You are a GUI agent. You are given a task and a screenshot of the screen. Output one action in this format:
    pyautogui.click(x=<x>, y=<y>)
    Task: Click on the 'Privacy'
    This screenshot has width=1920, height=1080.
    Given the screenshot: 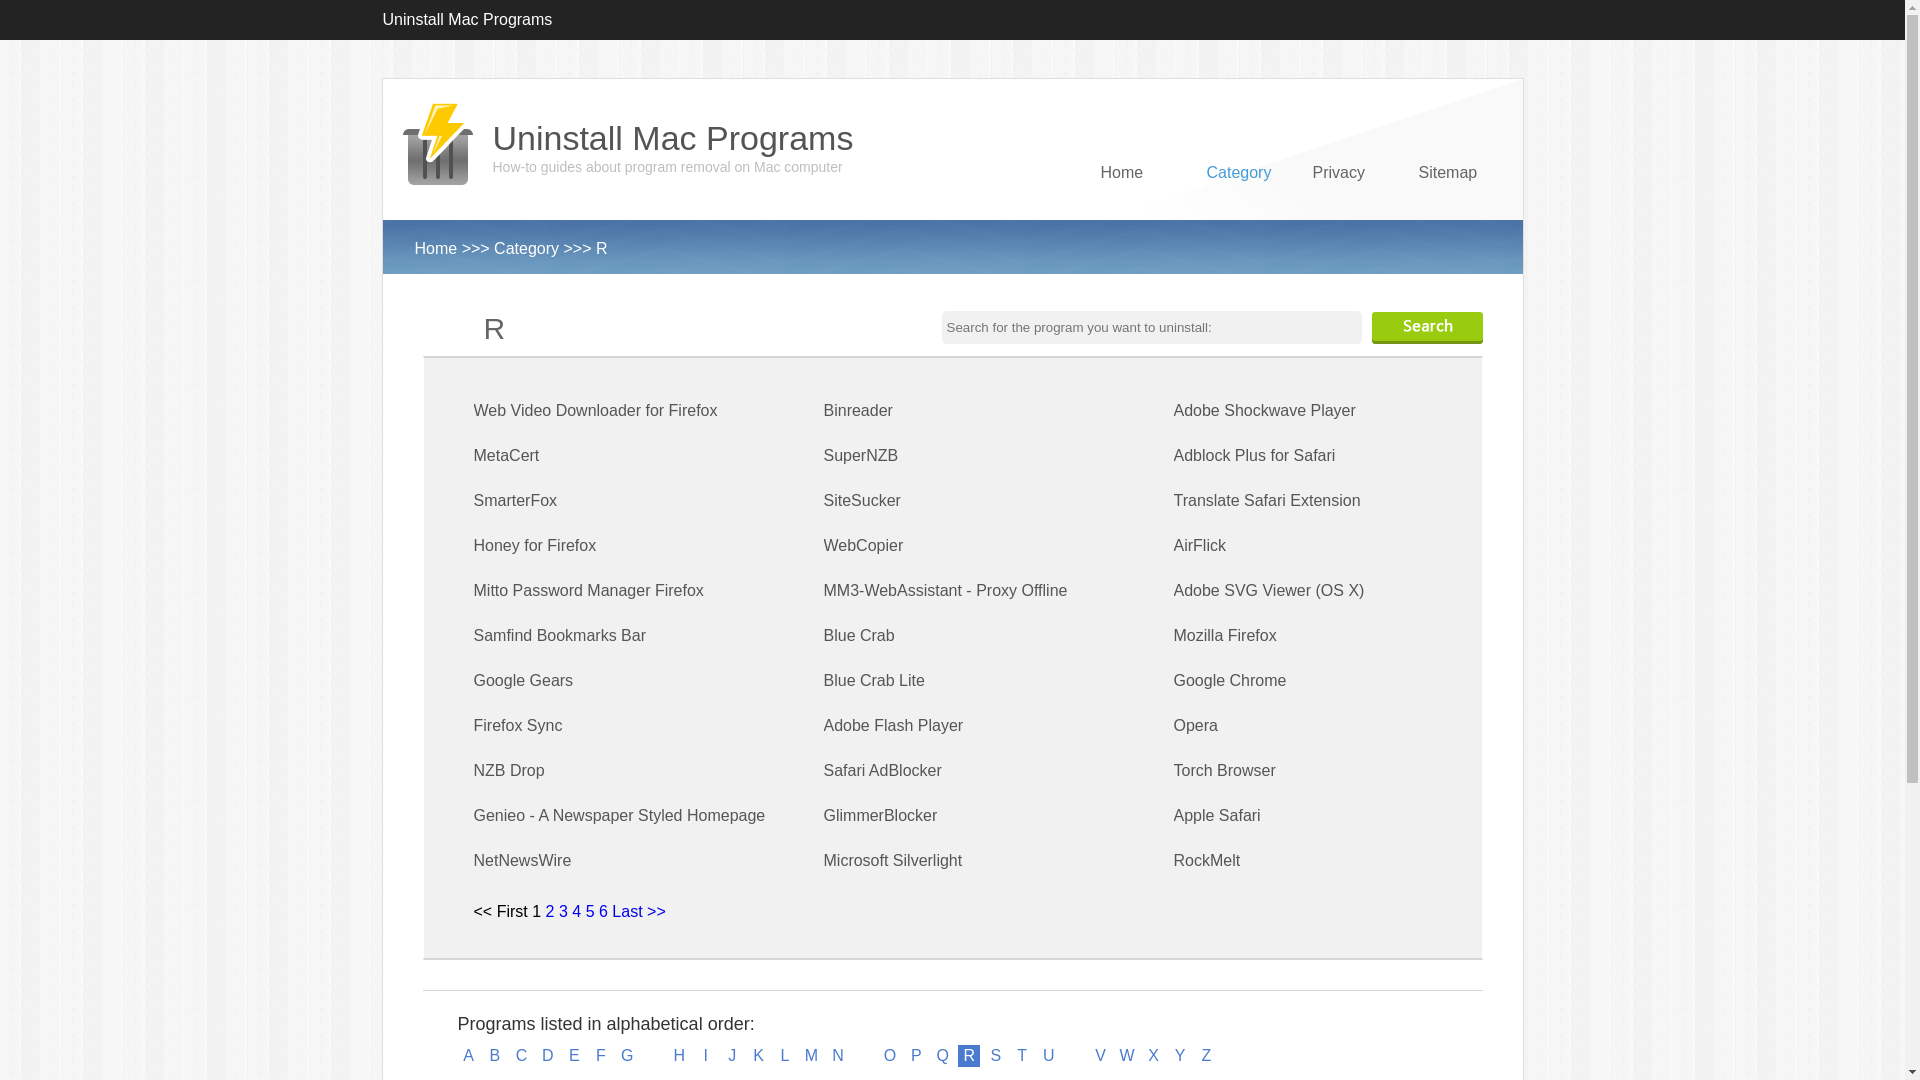 What is the action you would take?
    pyautogui.click(x=1347, y=208)
    